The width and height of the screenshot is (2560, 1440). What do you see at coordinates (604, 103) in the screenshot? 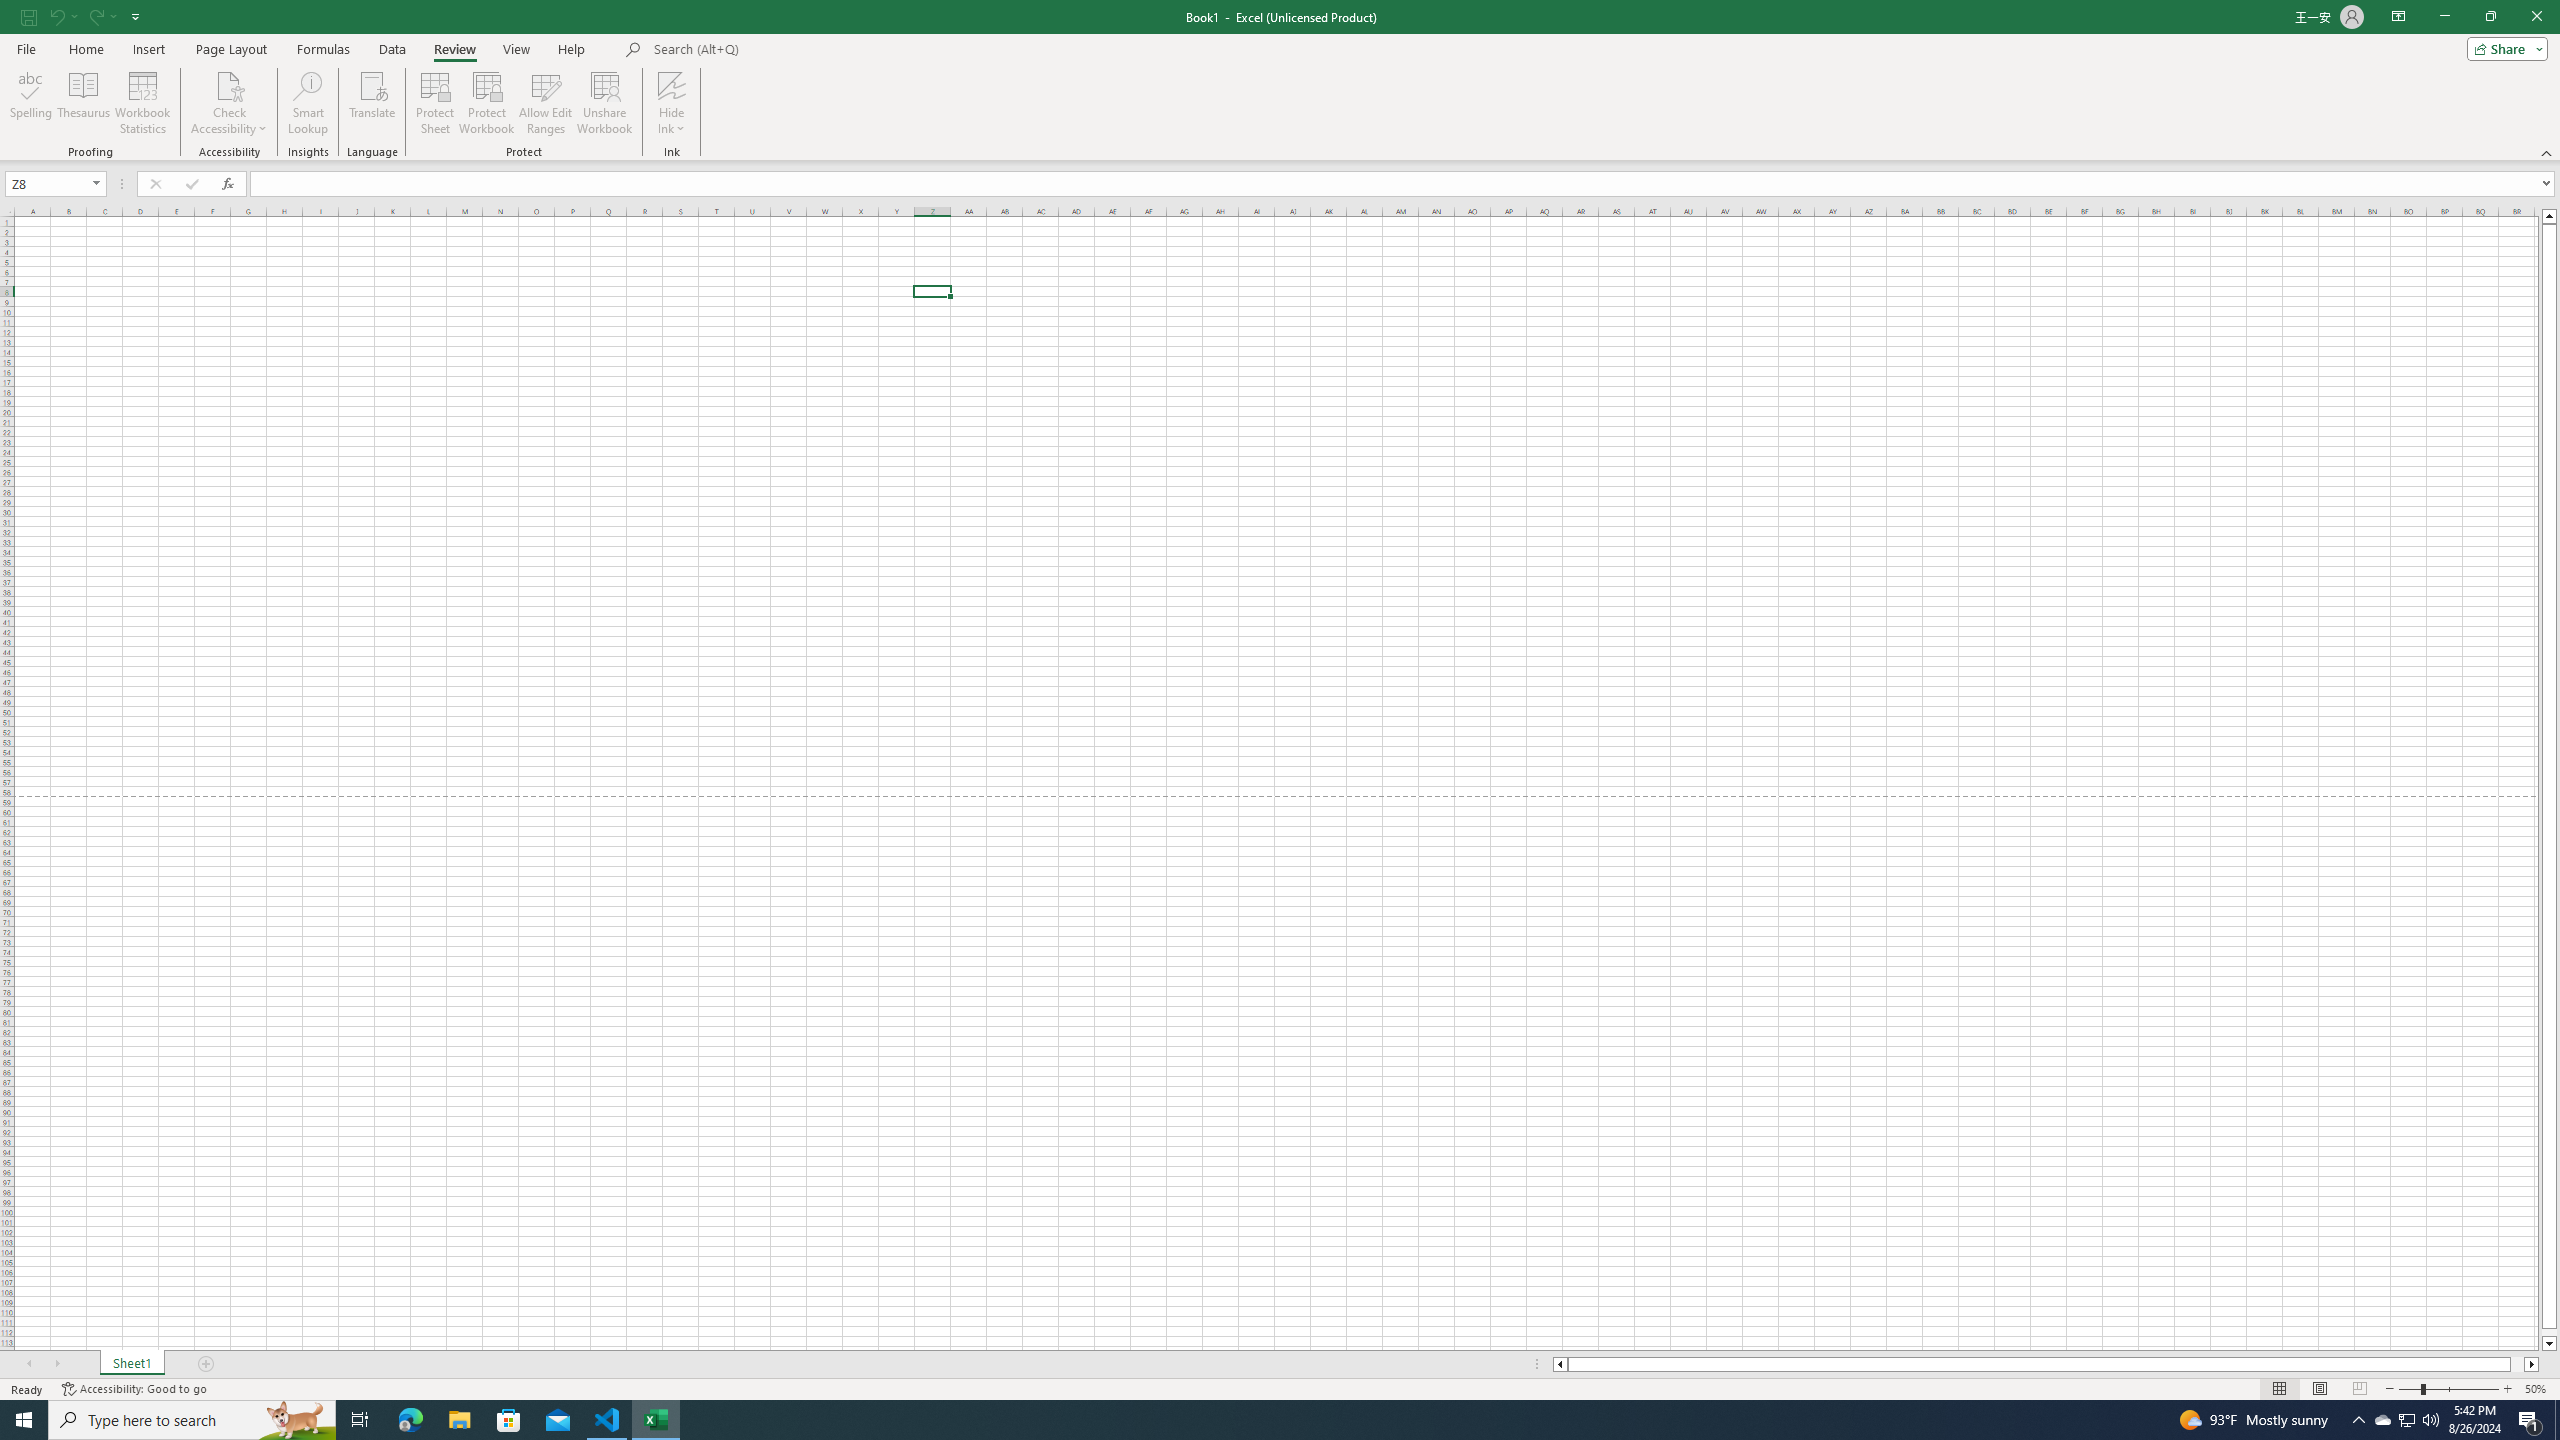
I see `'Unshare Workbook'` at bounding box center [604, 103].